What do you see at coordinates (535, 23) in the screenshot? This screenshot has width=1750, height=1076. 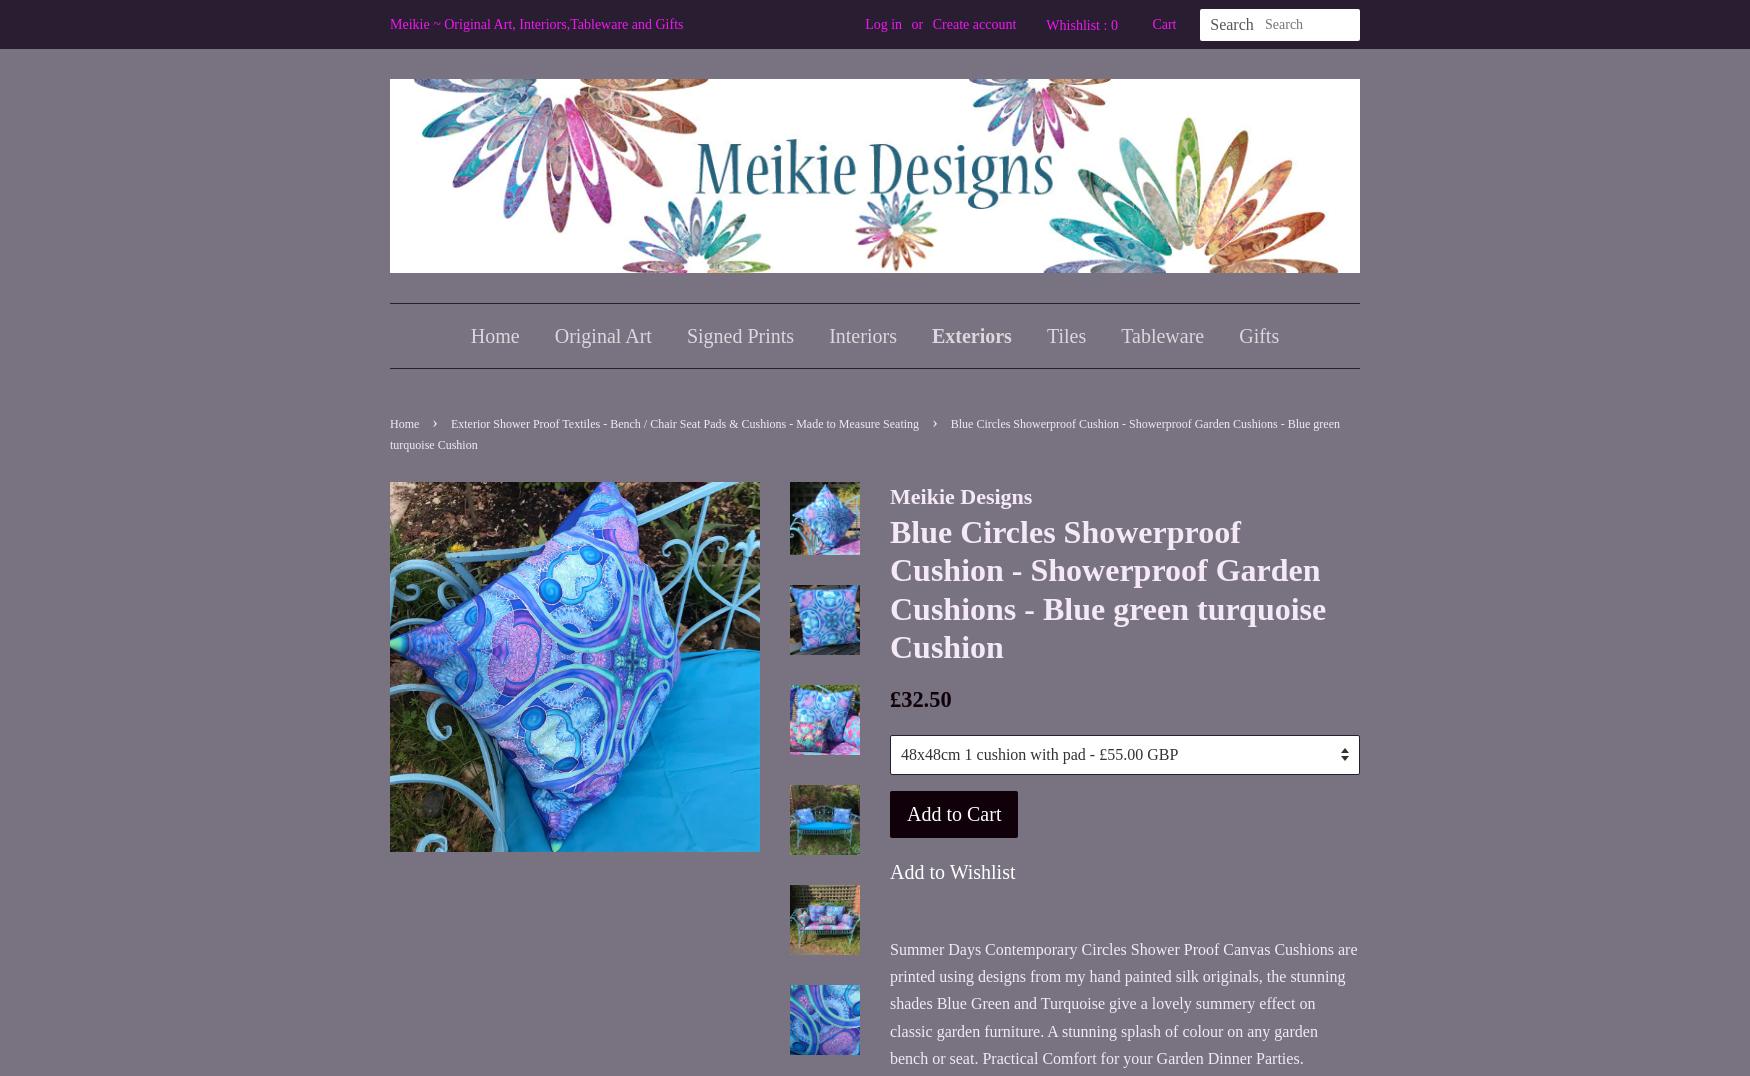 I see `'Meikie ~ Original Art, Interiors,Tableware and Gifts'` at bounding box center [535, 23].